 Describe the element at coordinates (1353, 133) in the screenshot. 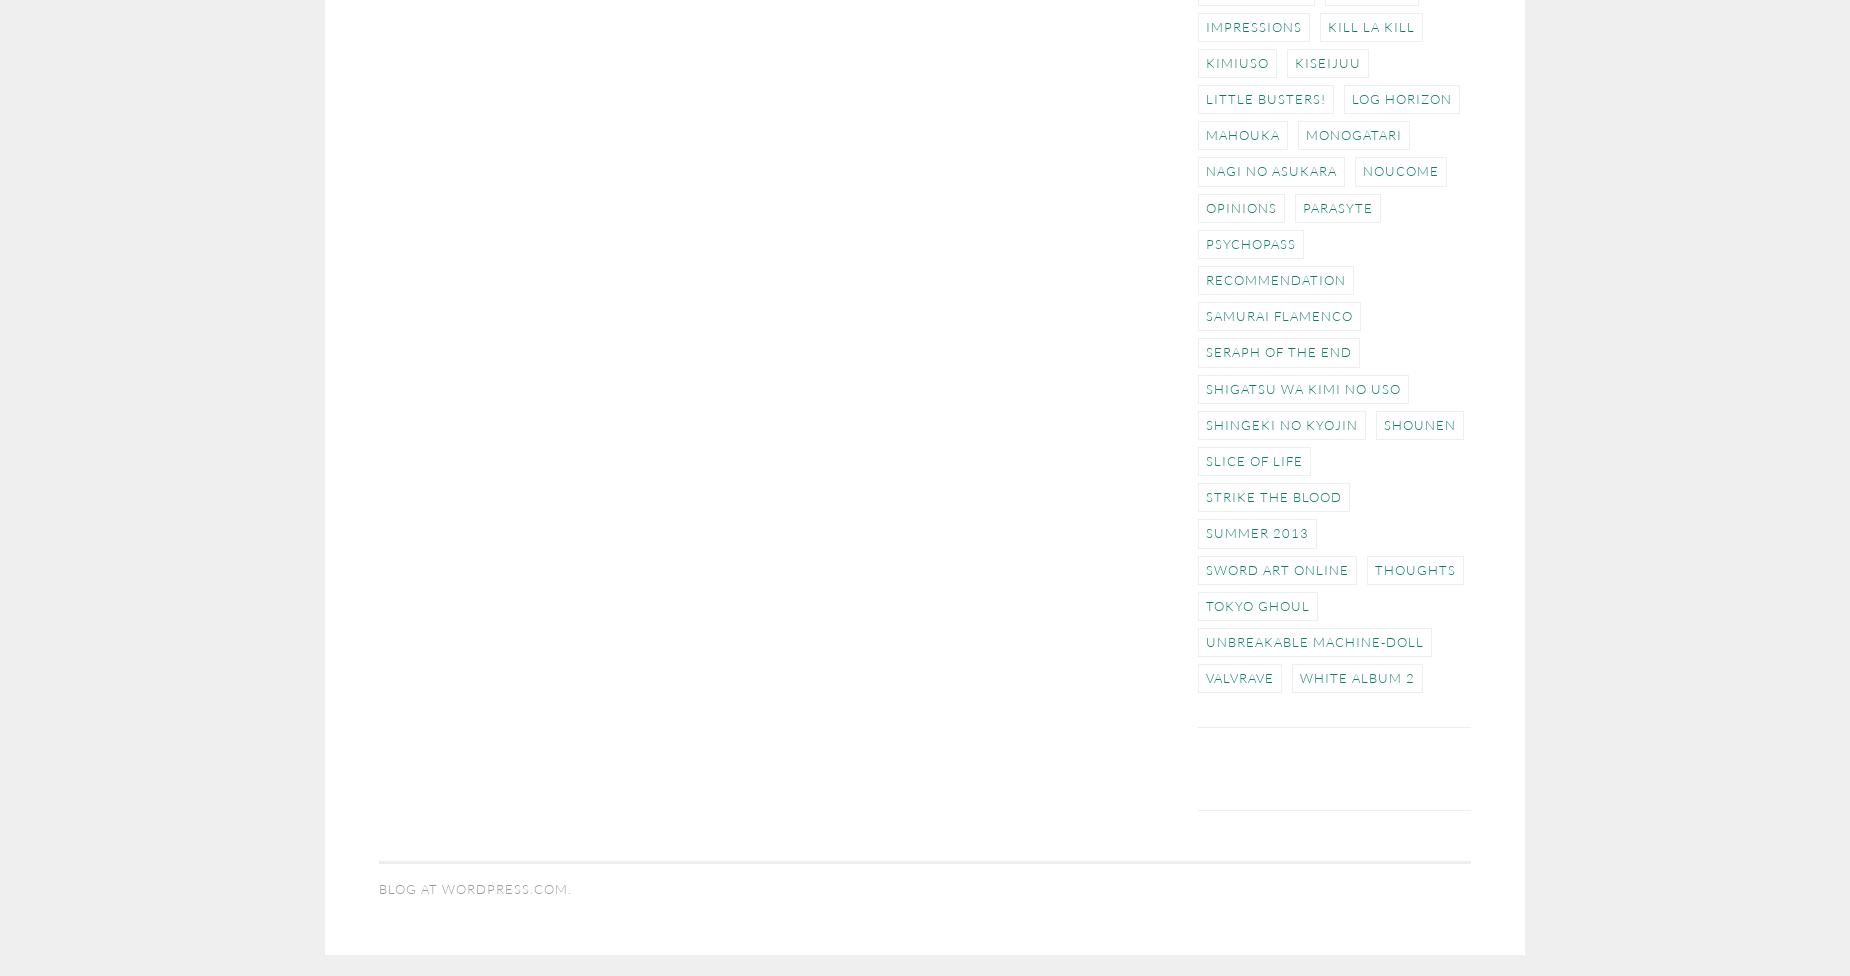

I see `'Monogatari'` at that location.